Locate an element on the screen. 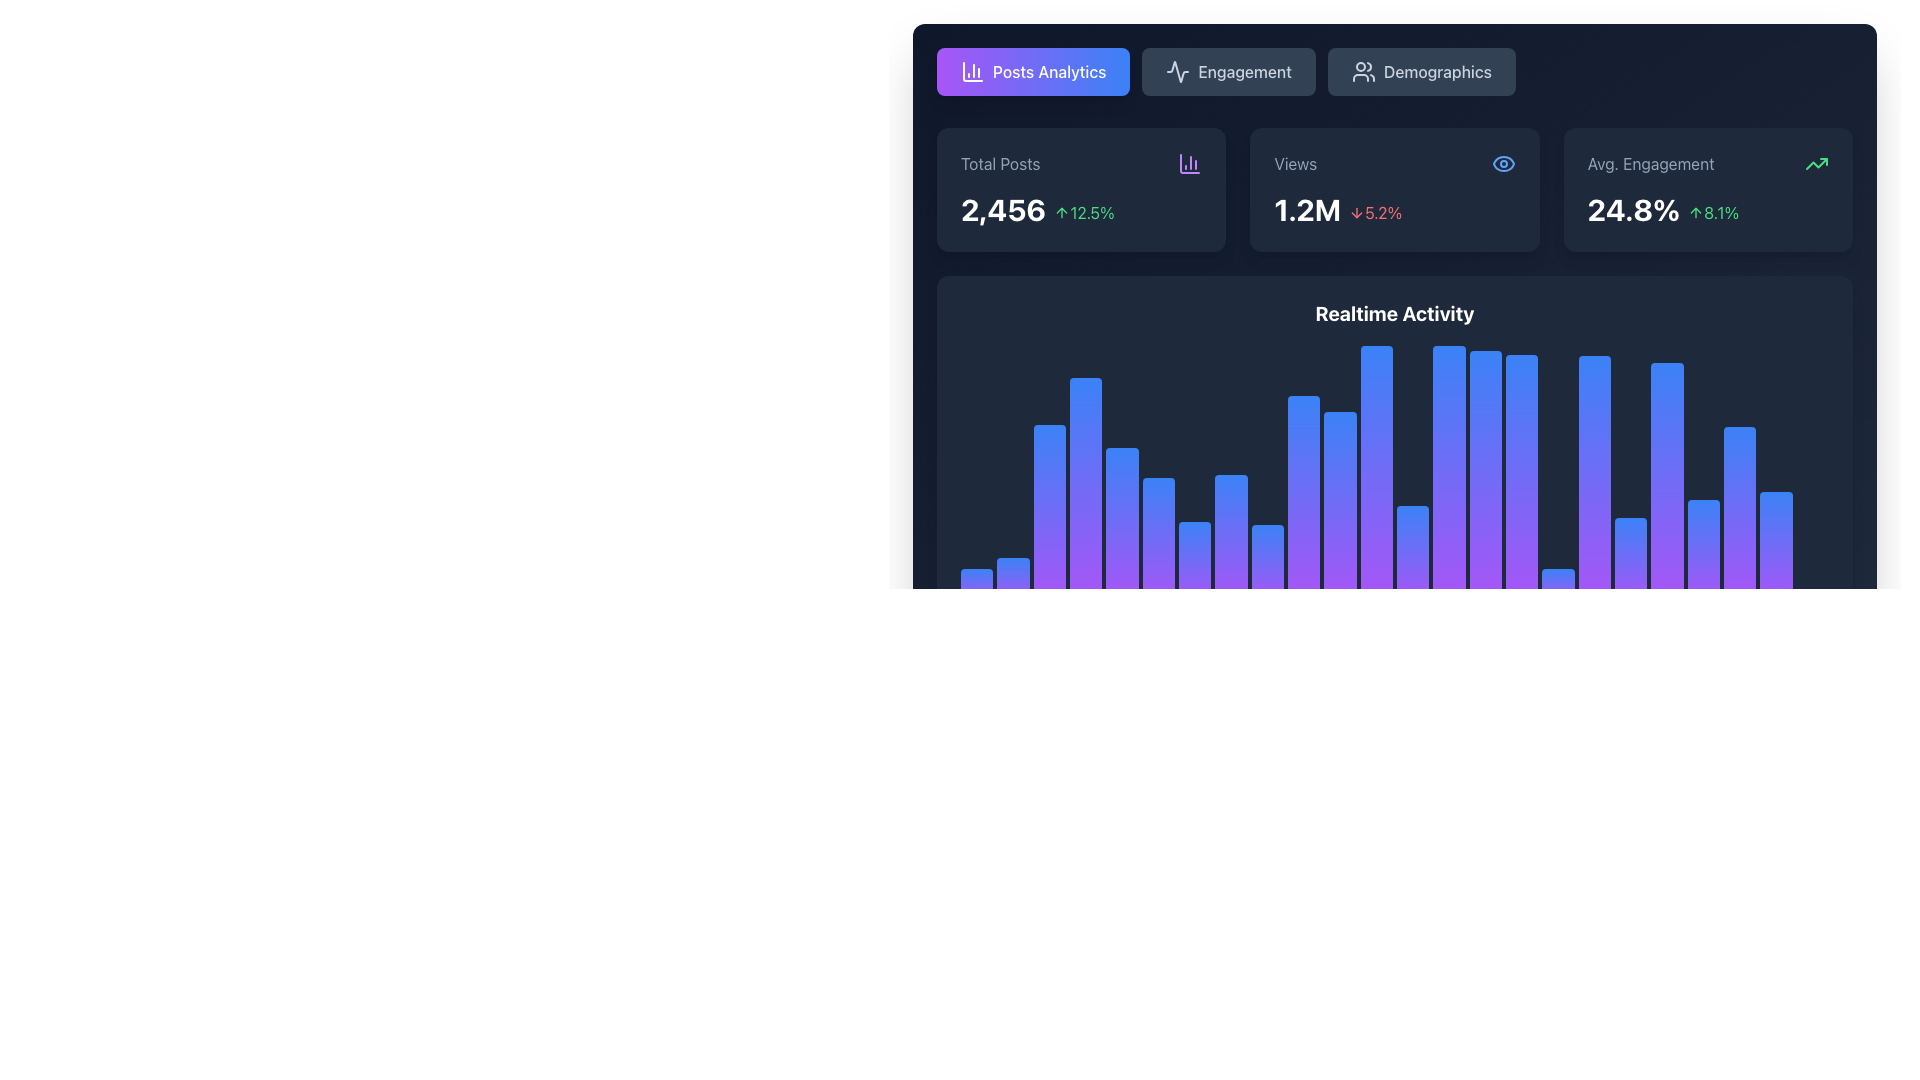  the 24th bar in the bar chart is located at coordinates (1776, 473).